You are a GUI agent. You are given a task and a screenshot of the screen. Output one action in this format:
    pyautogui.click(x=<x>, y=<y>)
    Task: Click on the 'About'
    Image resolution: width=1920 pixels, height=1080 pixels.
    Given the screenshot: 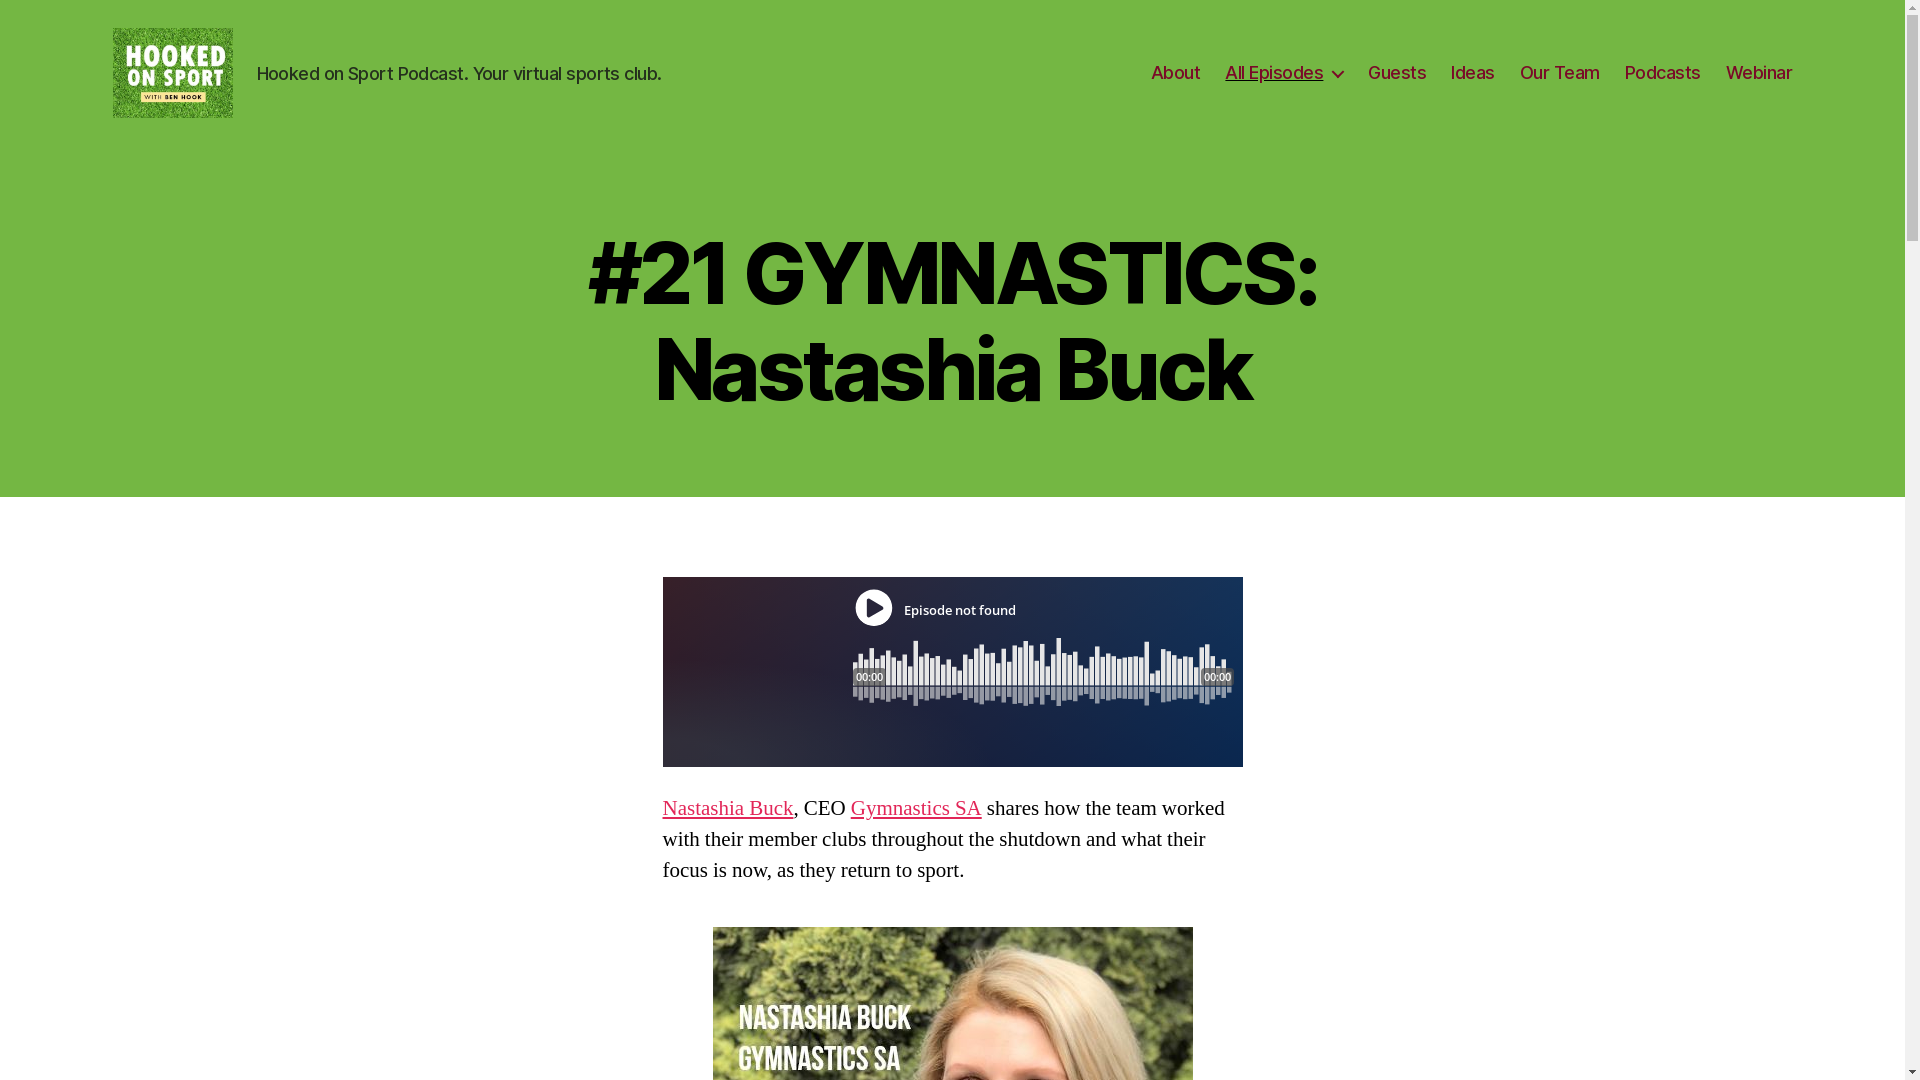 What is the action you would take?
    pyautogui.click(x=1176, y=72)
    